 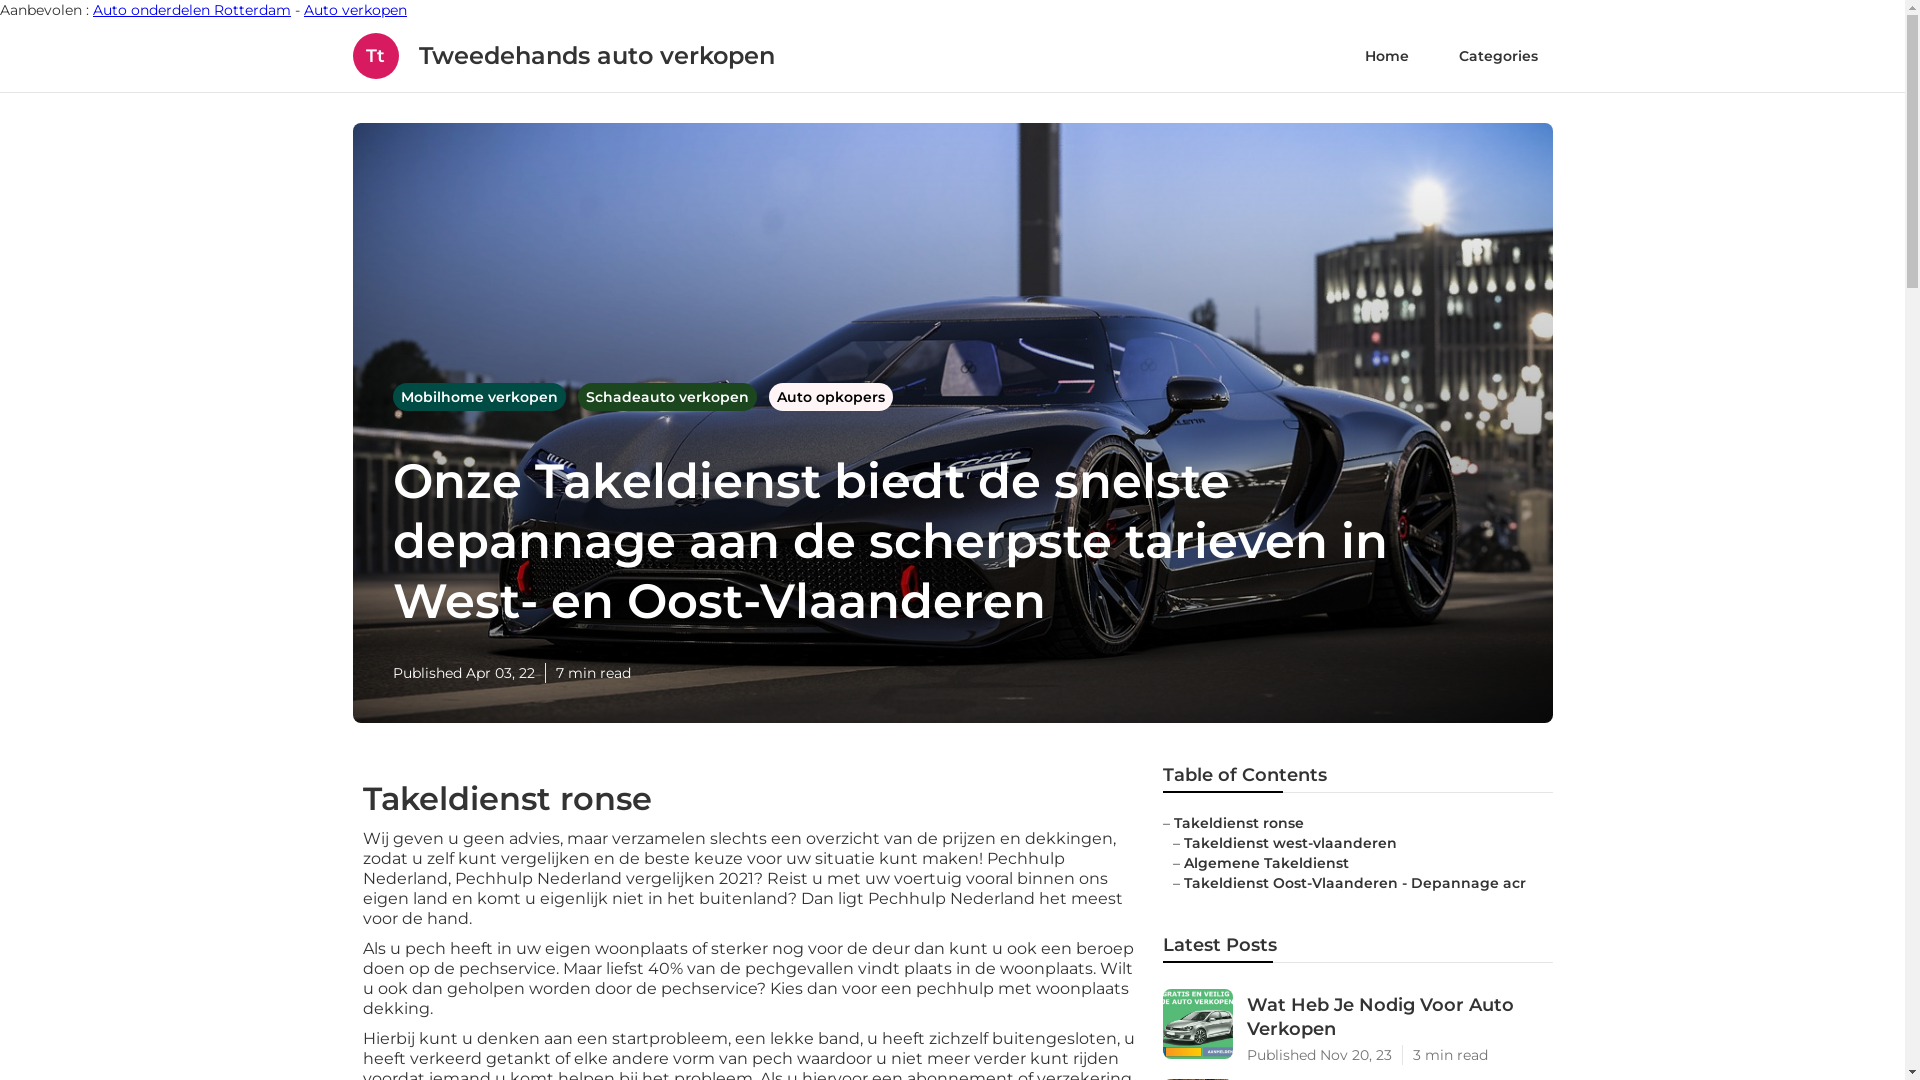 What do you see at coordinates (355, 10) in the screenshot?
I see `'Auto verkopen'` at bounding box center [355, 10].